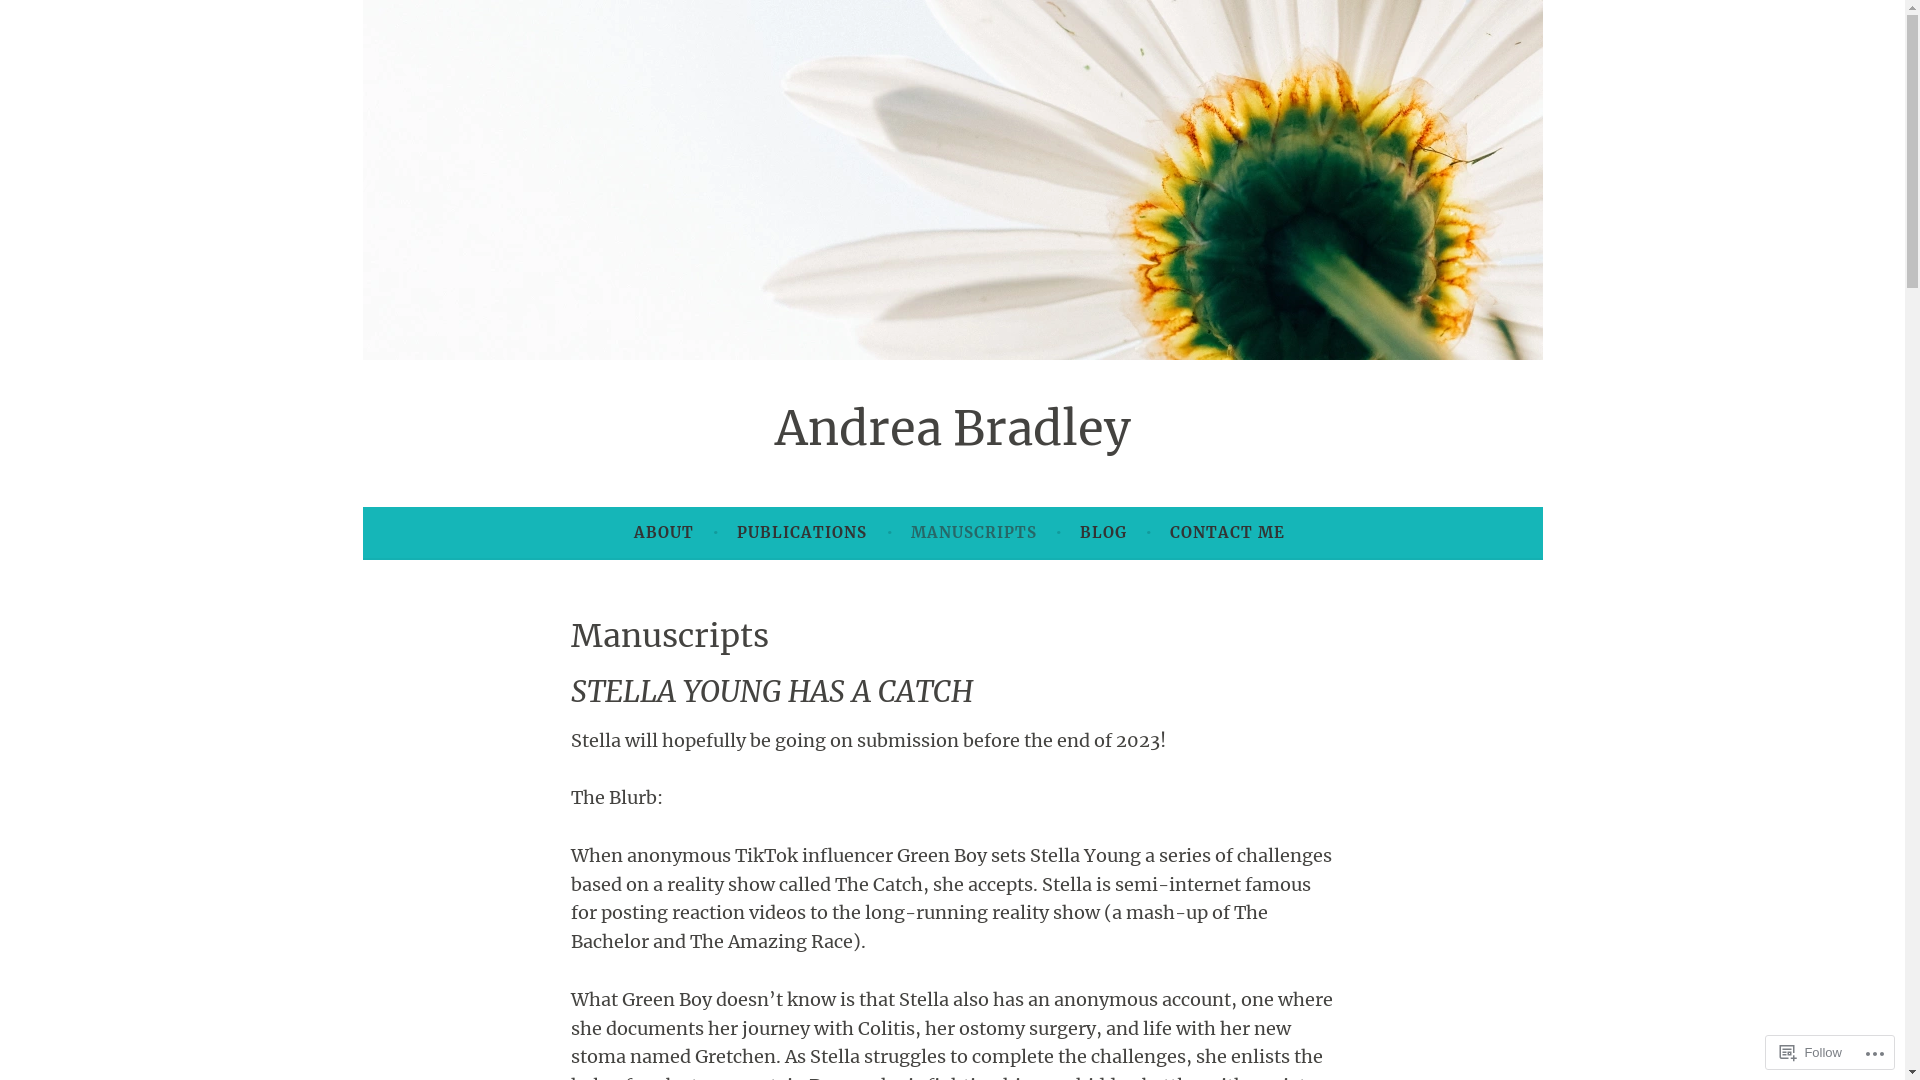 The image size is (1920, 1080). Describe the element at coordinates (1102, 531) in the screenshot. I see `'BLOG'` at that location.